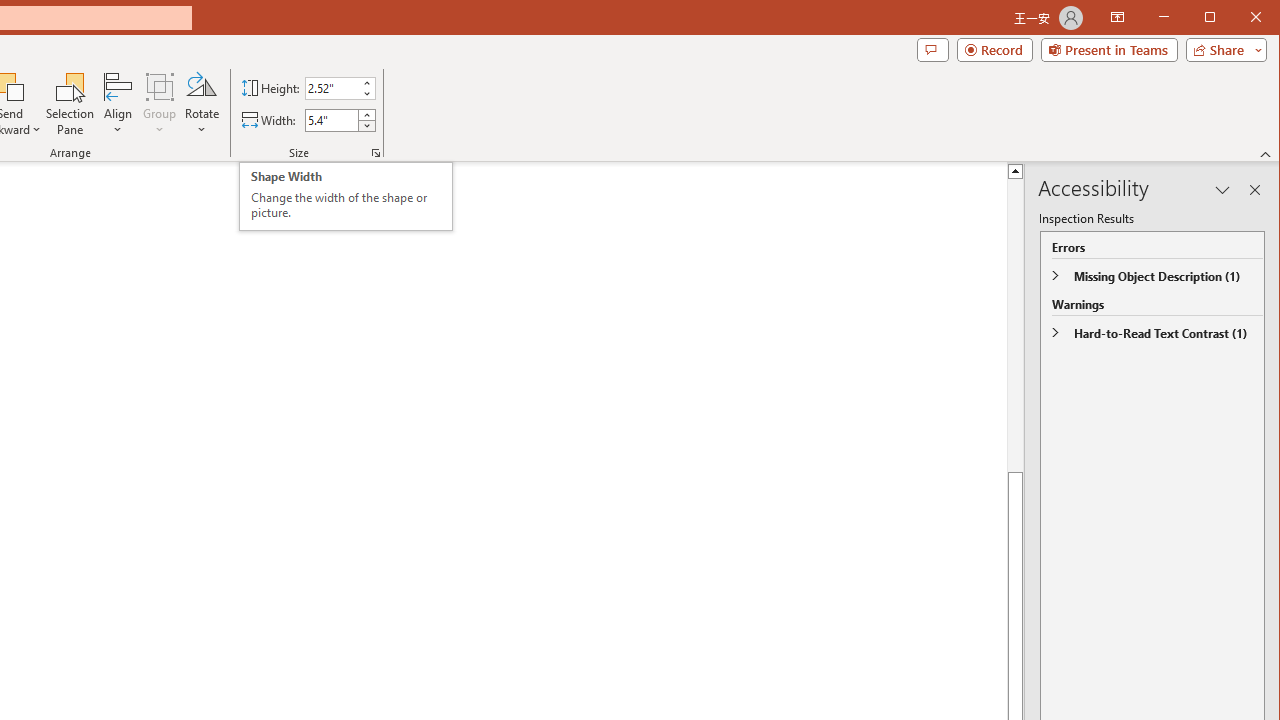  Describe the element at coordinates (201, 104) in the screenshot. I see `'Rotate'` at that location.